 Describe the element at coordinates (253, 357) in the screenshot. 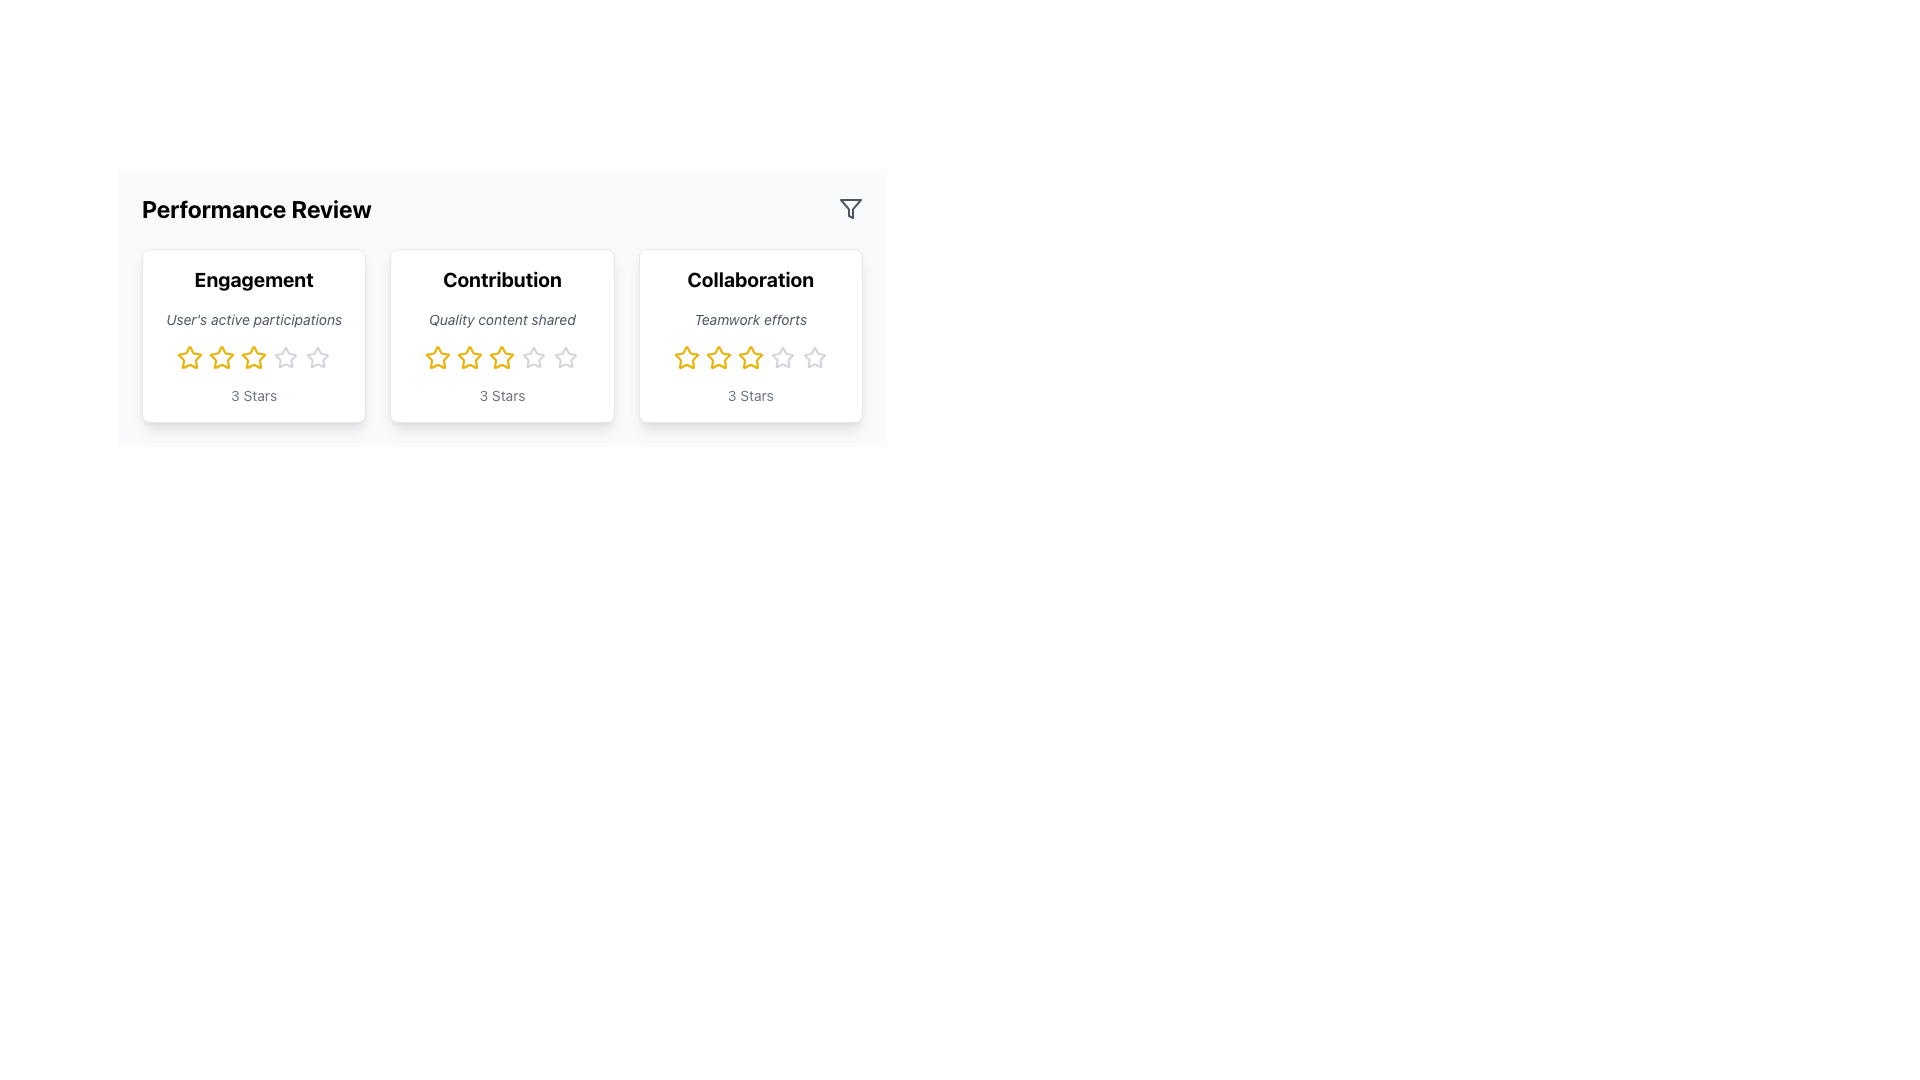

I see `the fourth yellow star icon representing a rating in the 'Engagement' card of the 'Performance Review' section` at that location.